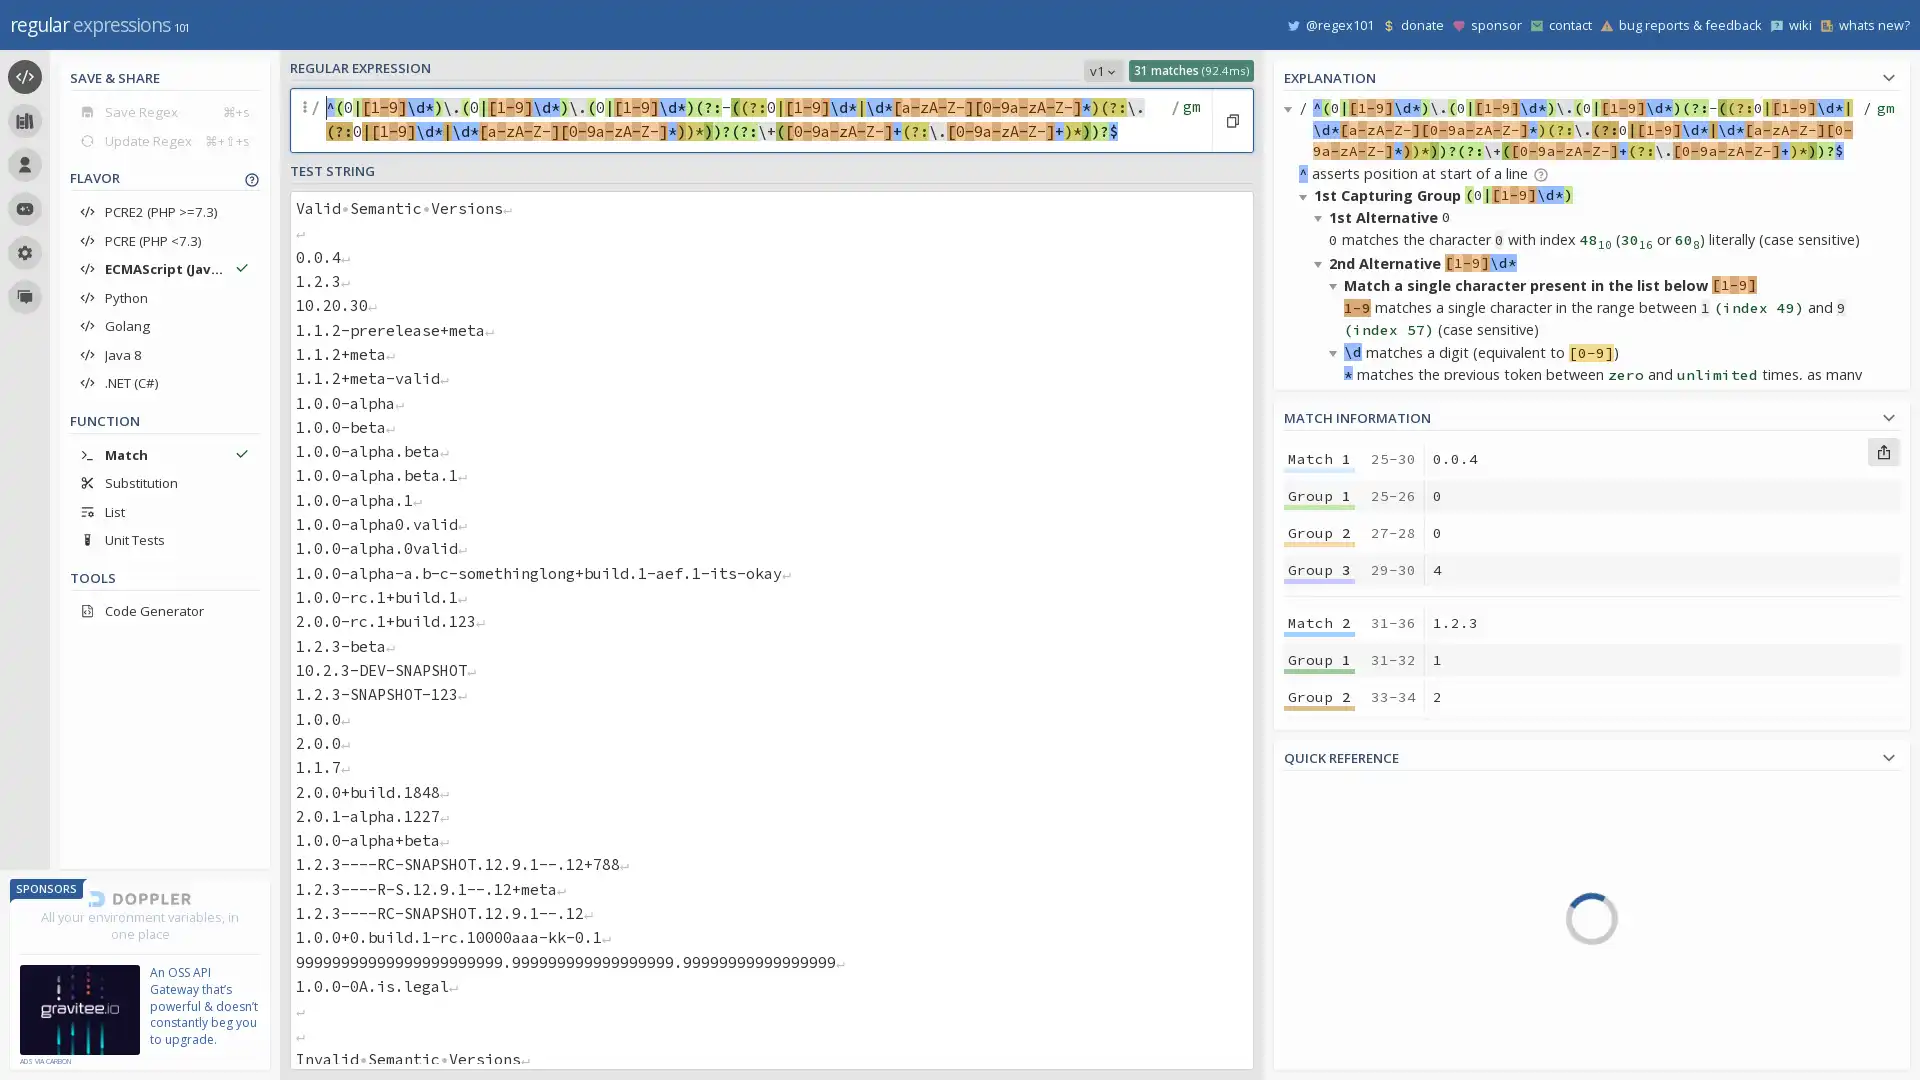  Describe the element at coordinates (164, 212) in the screenshot. I see `PCRE2 (PHP >=7.3)` at that location.